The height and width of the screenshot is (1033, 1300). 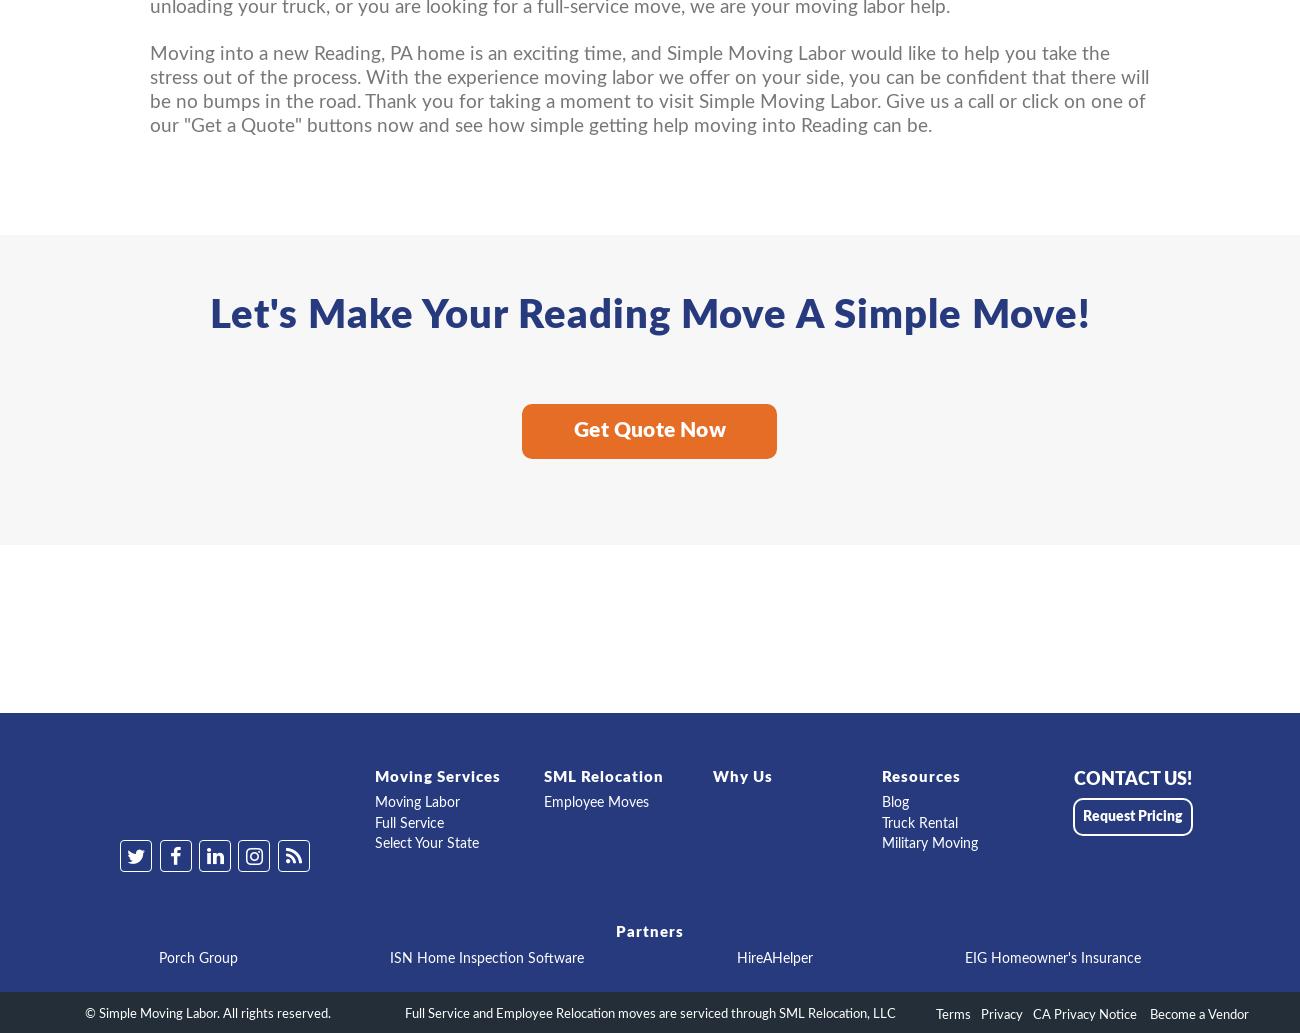 What do you see at coordinates (953, 1014) in the screenshot?
I see `'Terms'` at bounding box center [953, 1014].